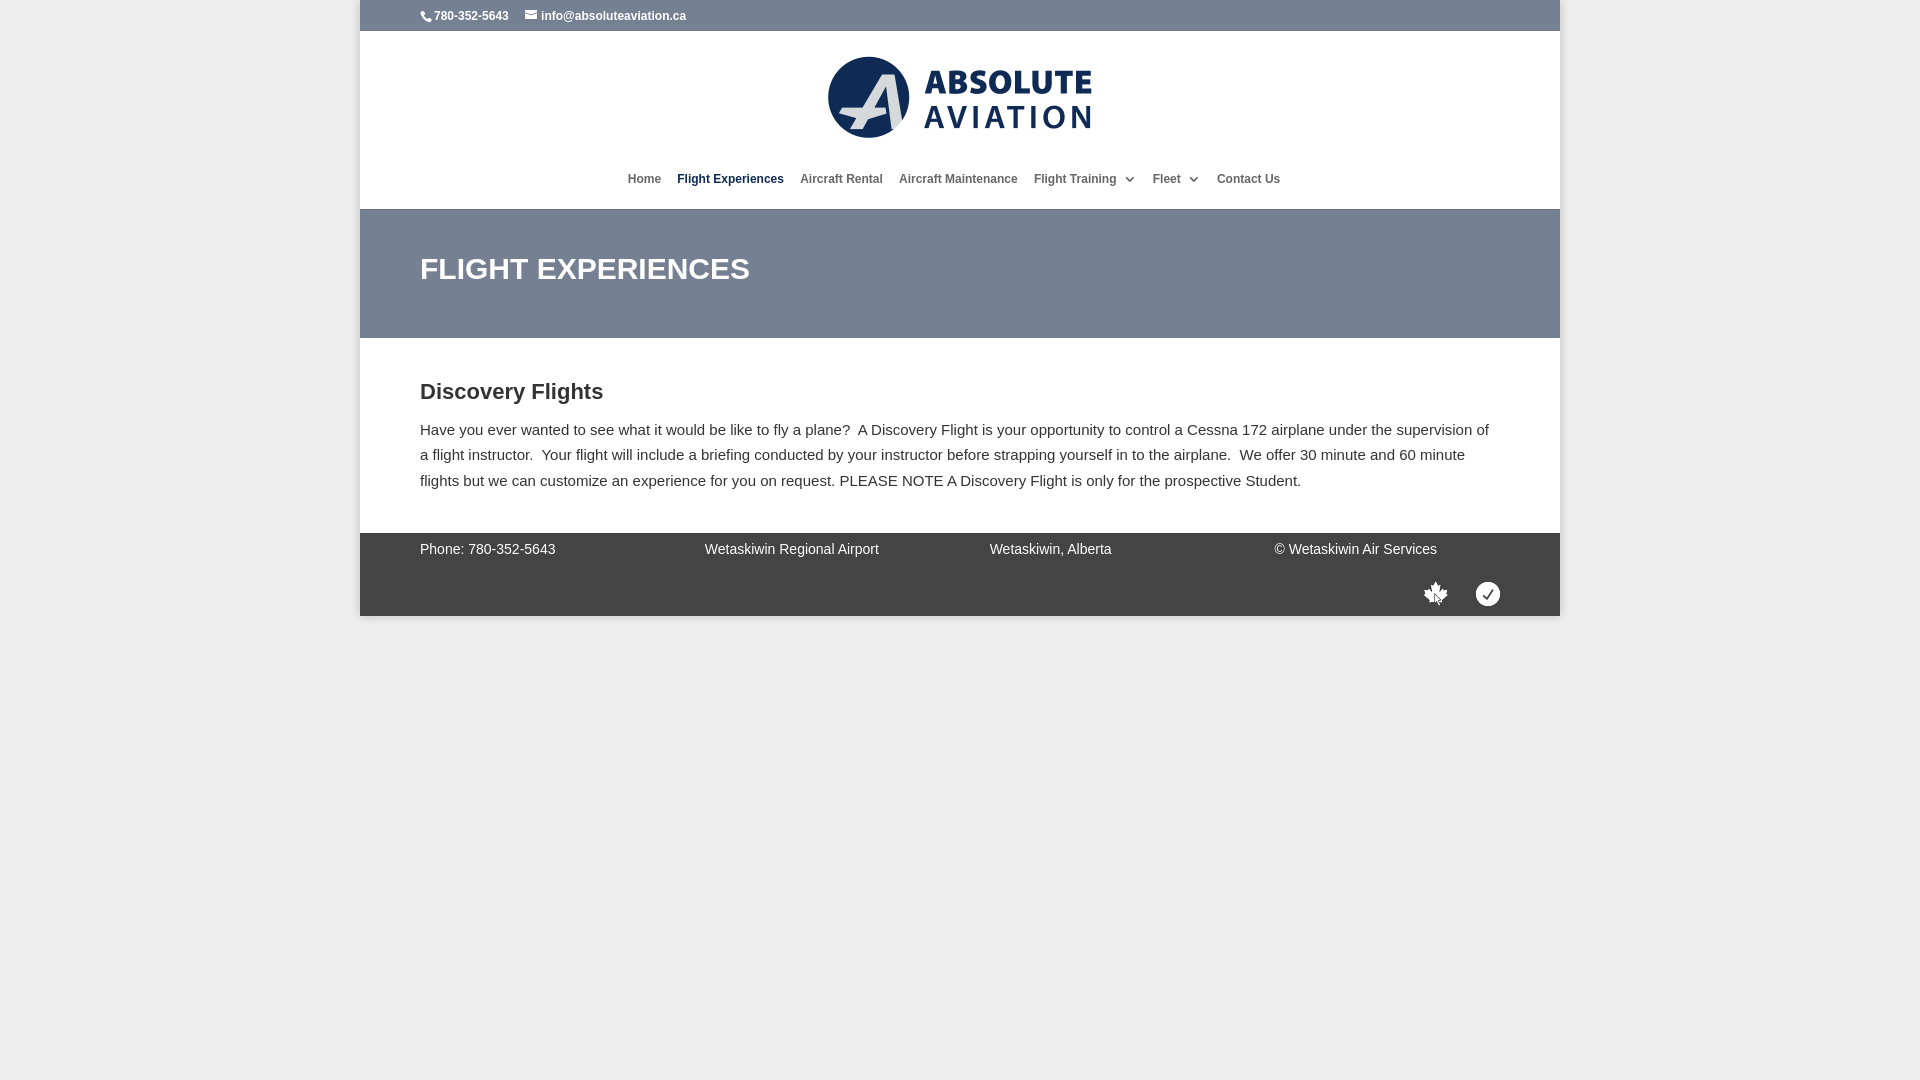 The image size is (1920, 1080). What do you see at coordinates (469, 15) in the screenshot?
I see `'780-352-5643'` at bounding box center [469, 15].